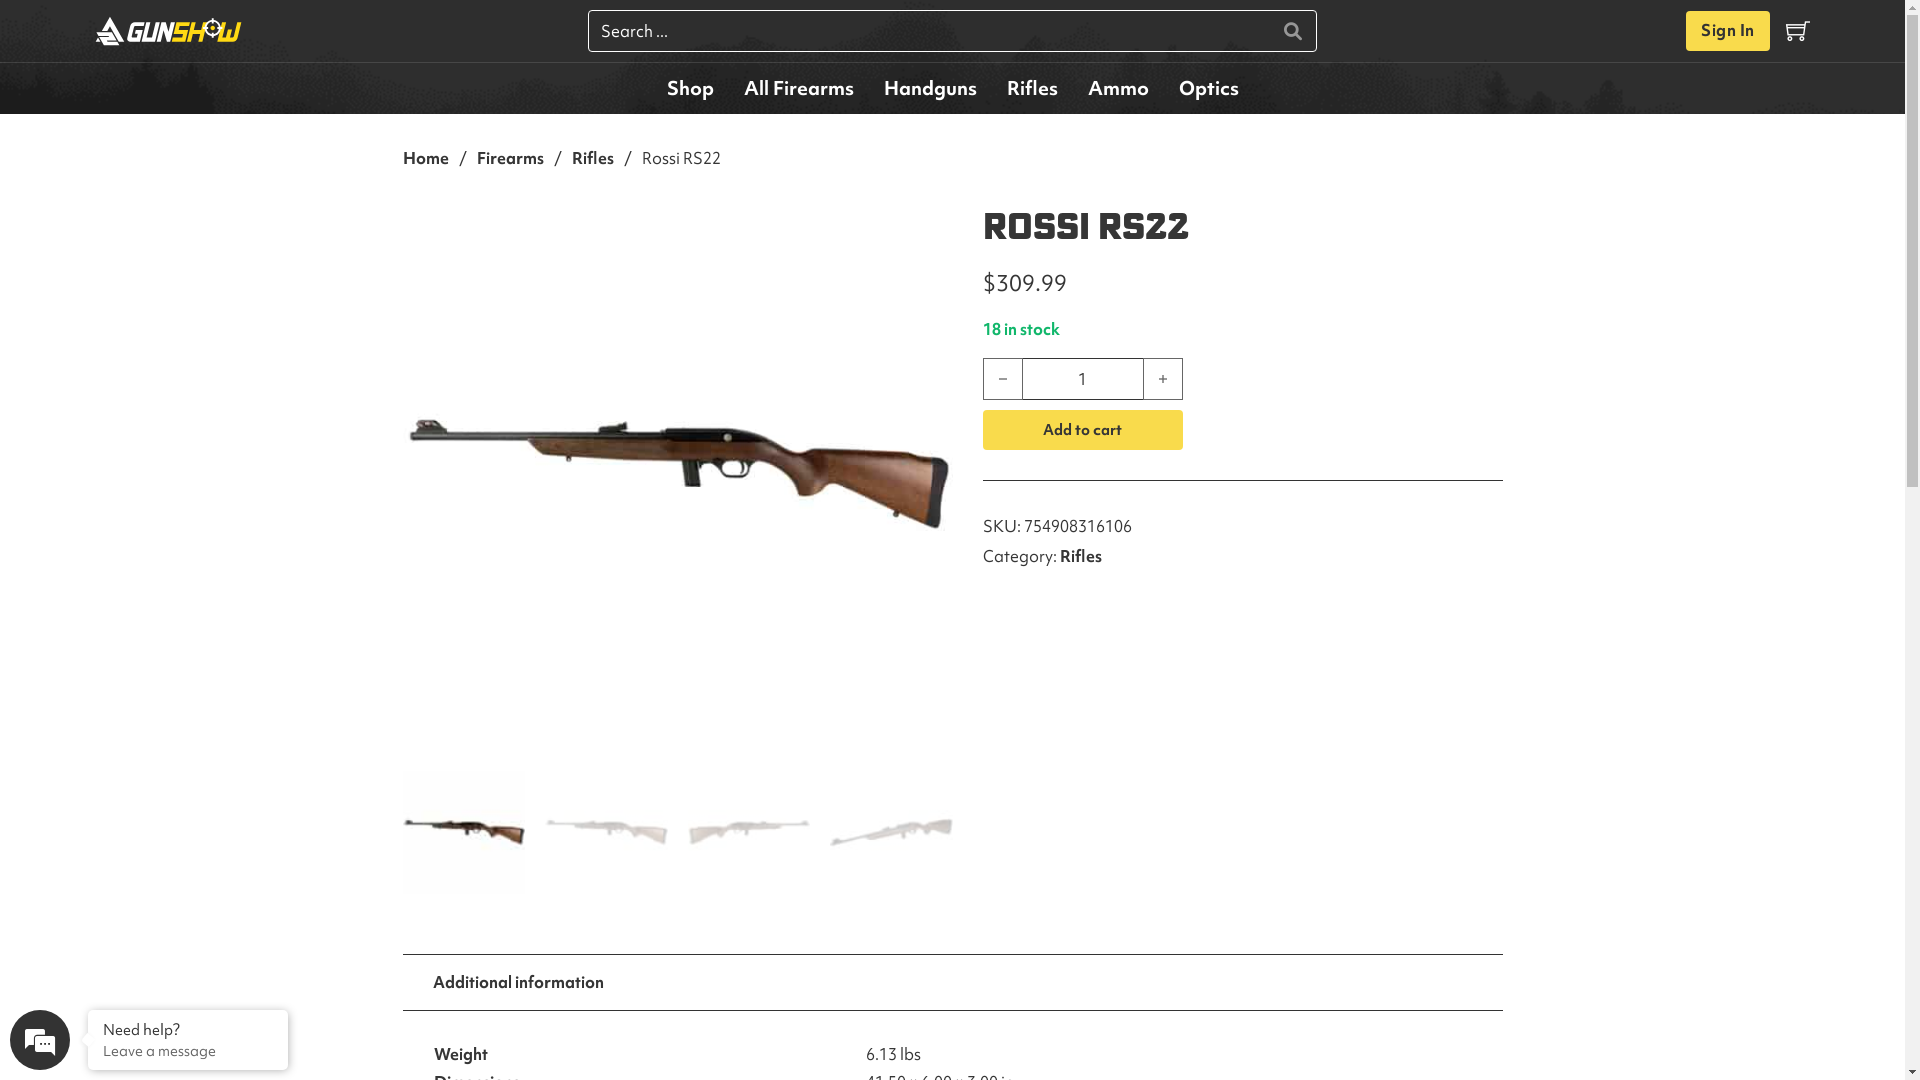 The width and height of the screenshot is (1920, 1080). What do you see at coordinates (690, 87) in the screenshot?
I see `'Shop'` at bounding box center [690, 87].